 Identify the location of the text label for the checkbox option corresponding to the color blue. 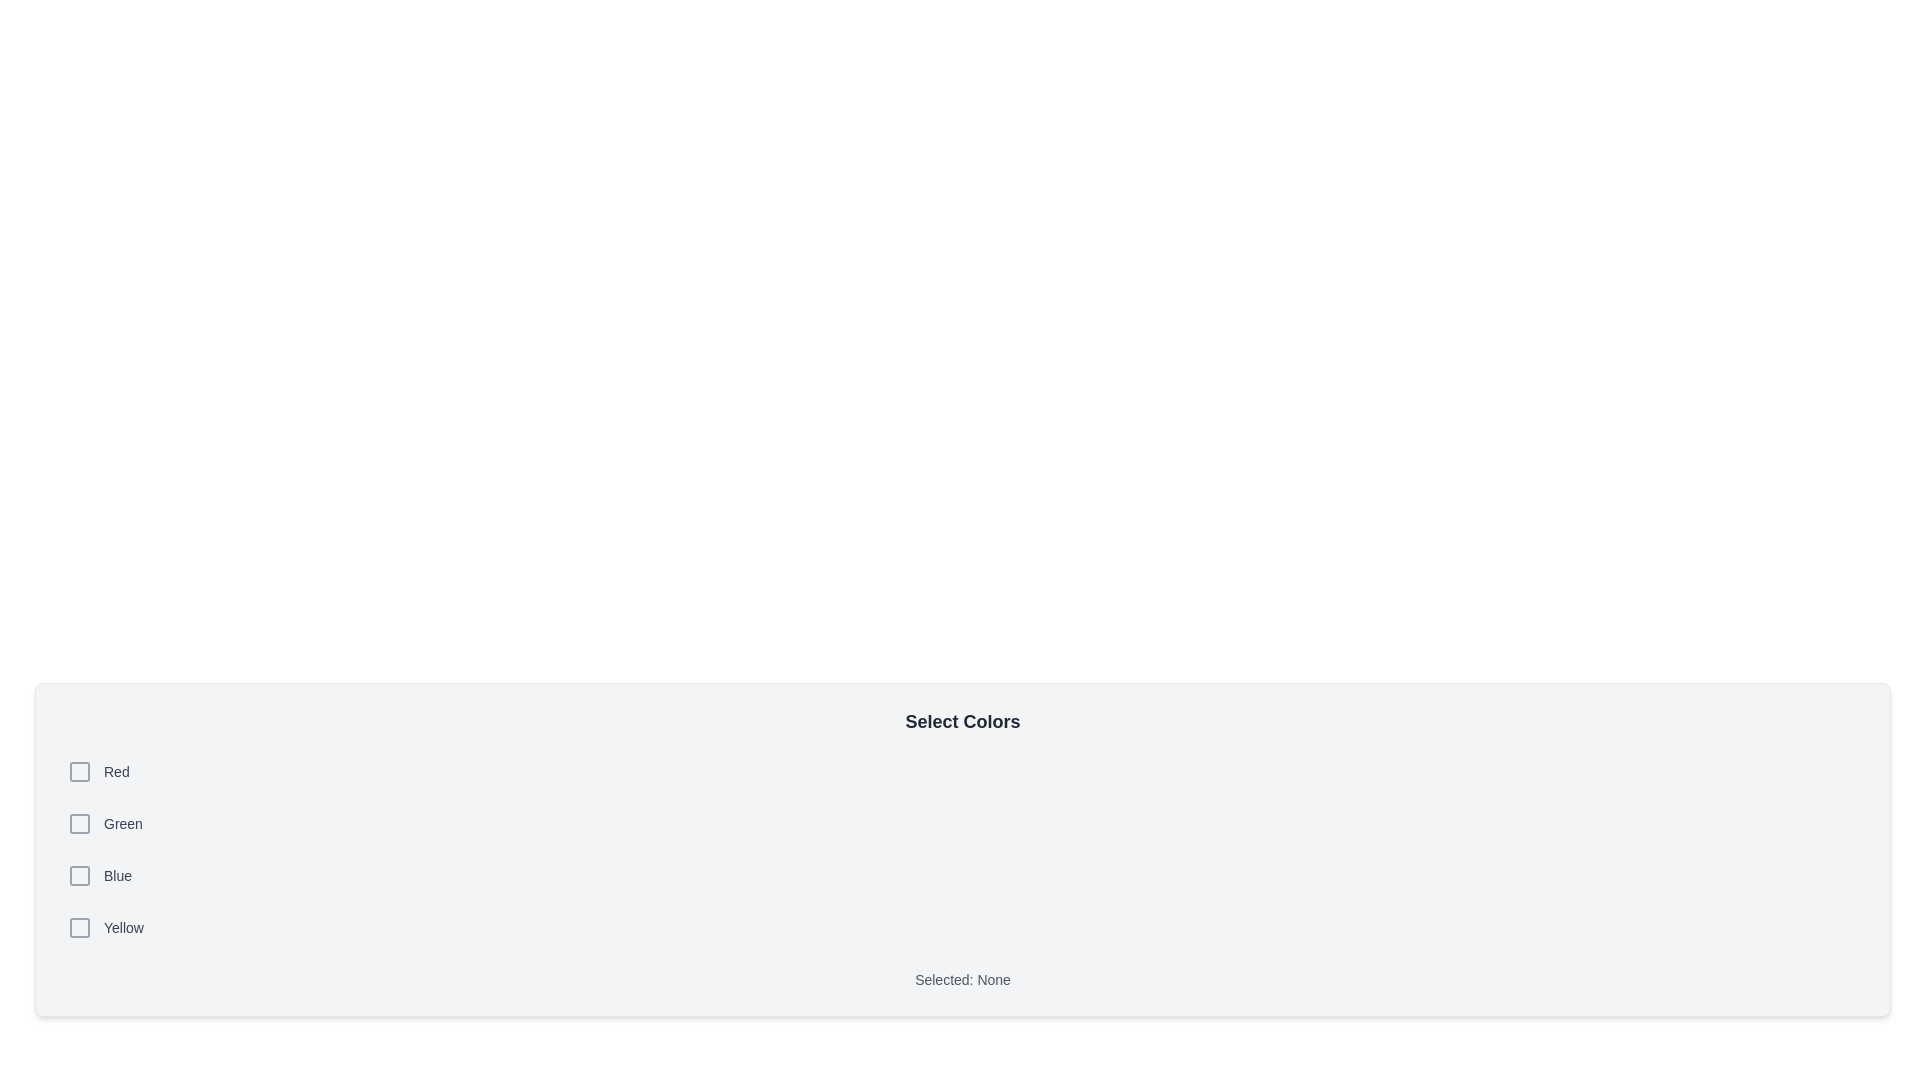
(117, 874).